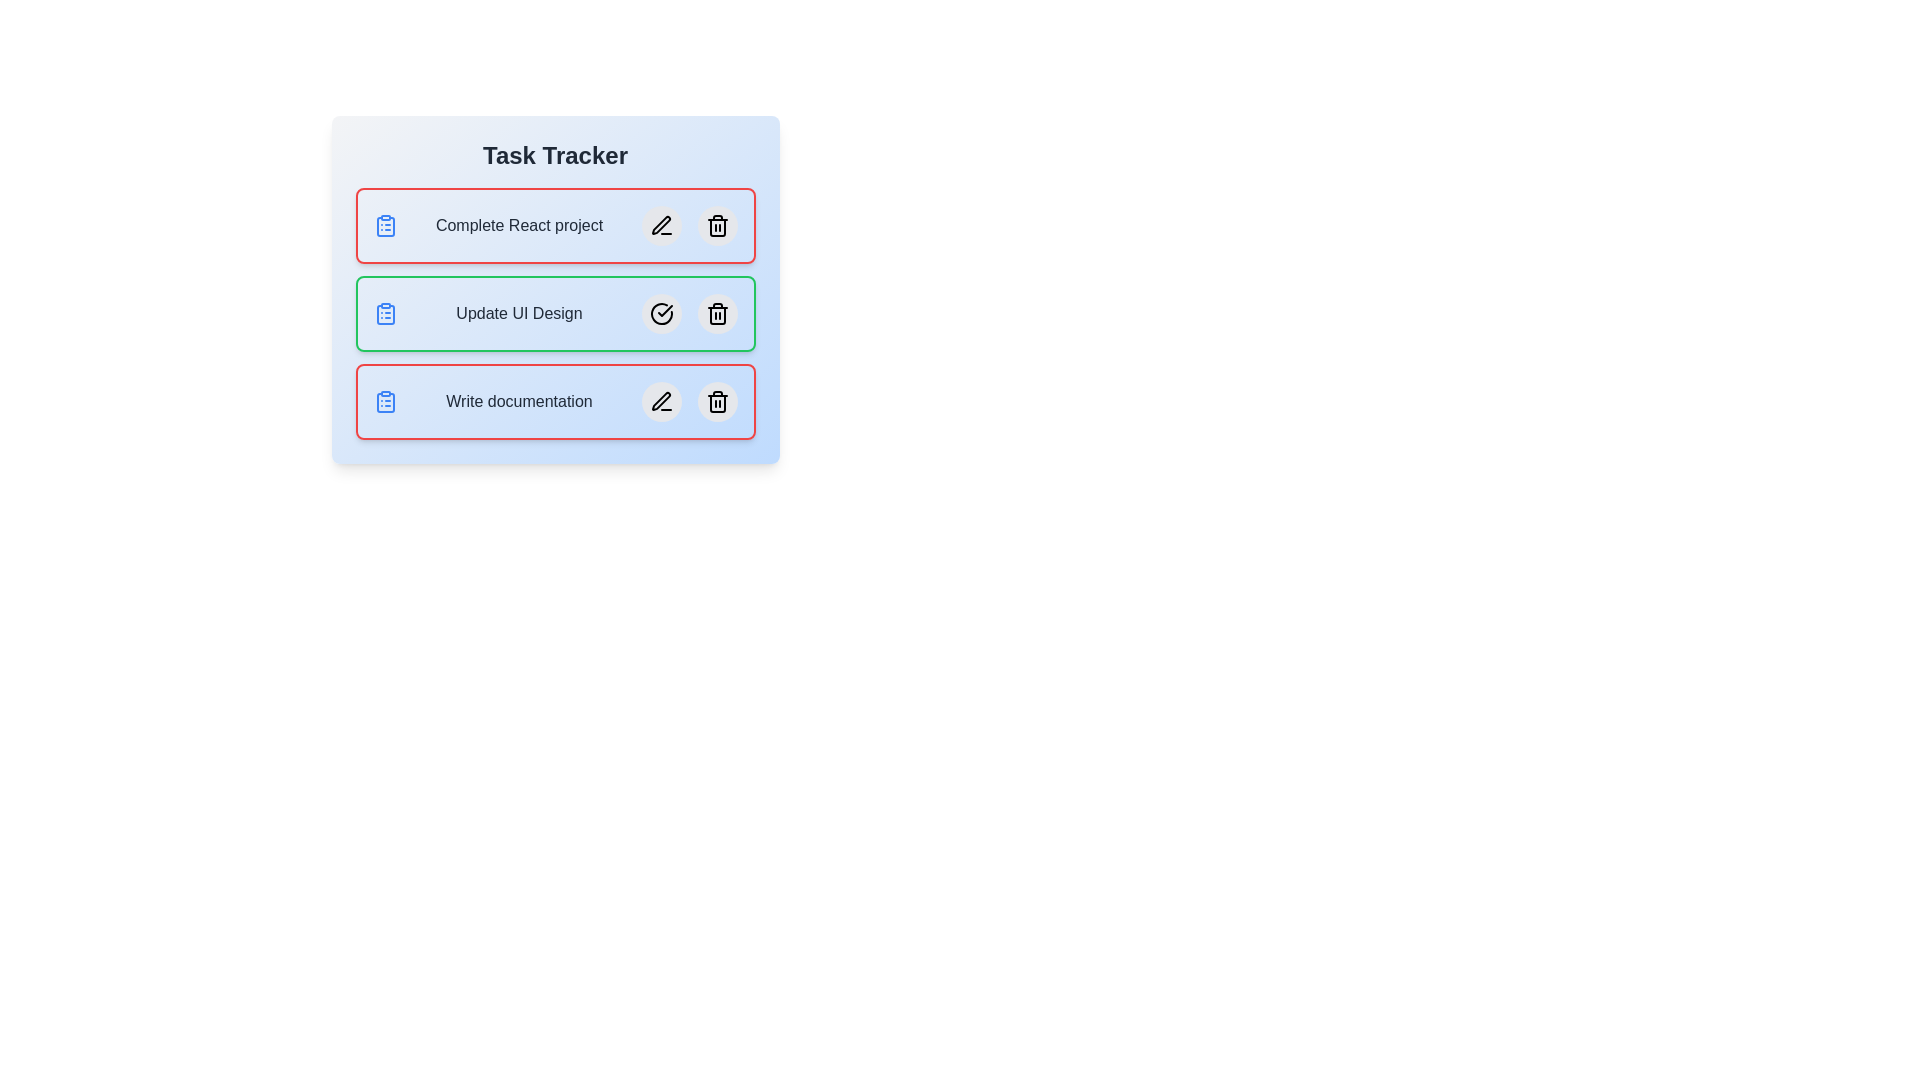  What do you see at coordinates (717, 313) in the screenshot?
I see `the delete button for the task named Update UI Design` at bounding box center [717, 313].